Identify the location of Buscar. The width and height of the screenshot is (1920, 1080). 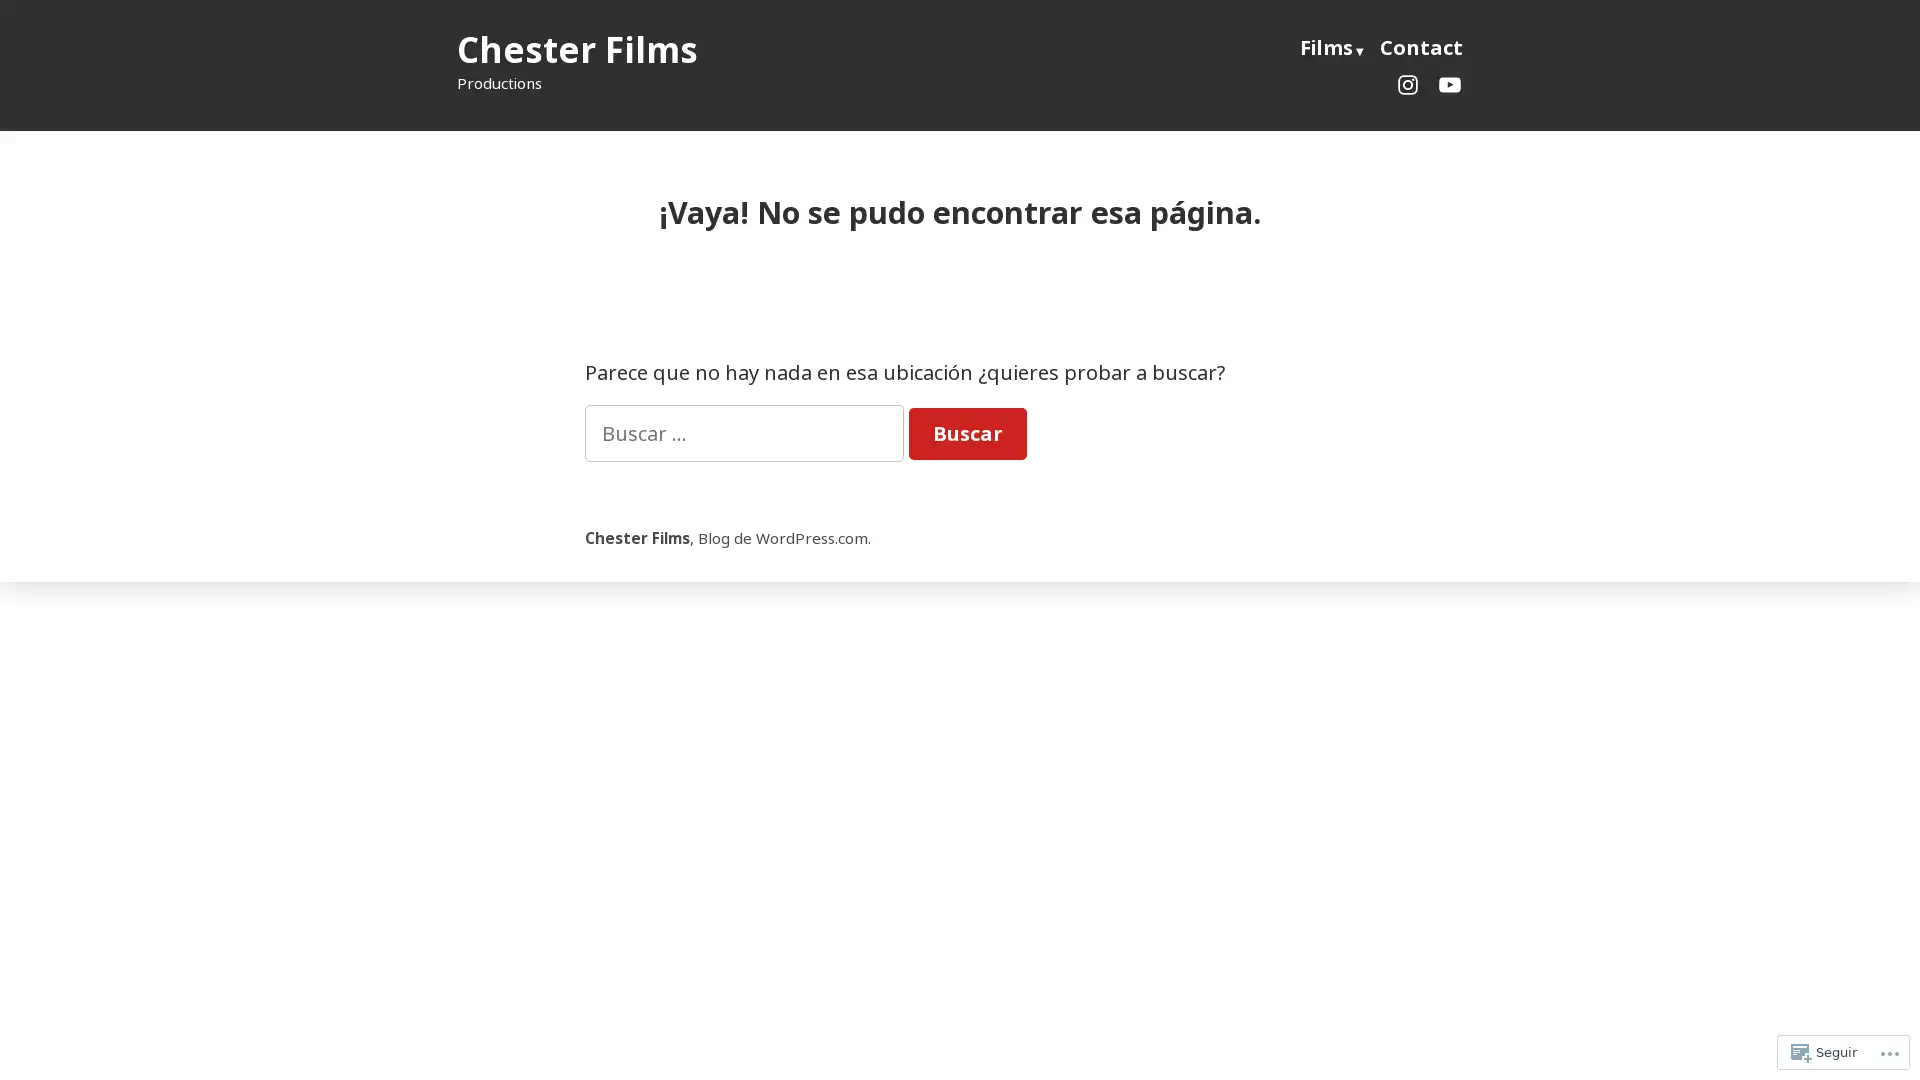
(968, 433).